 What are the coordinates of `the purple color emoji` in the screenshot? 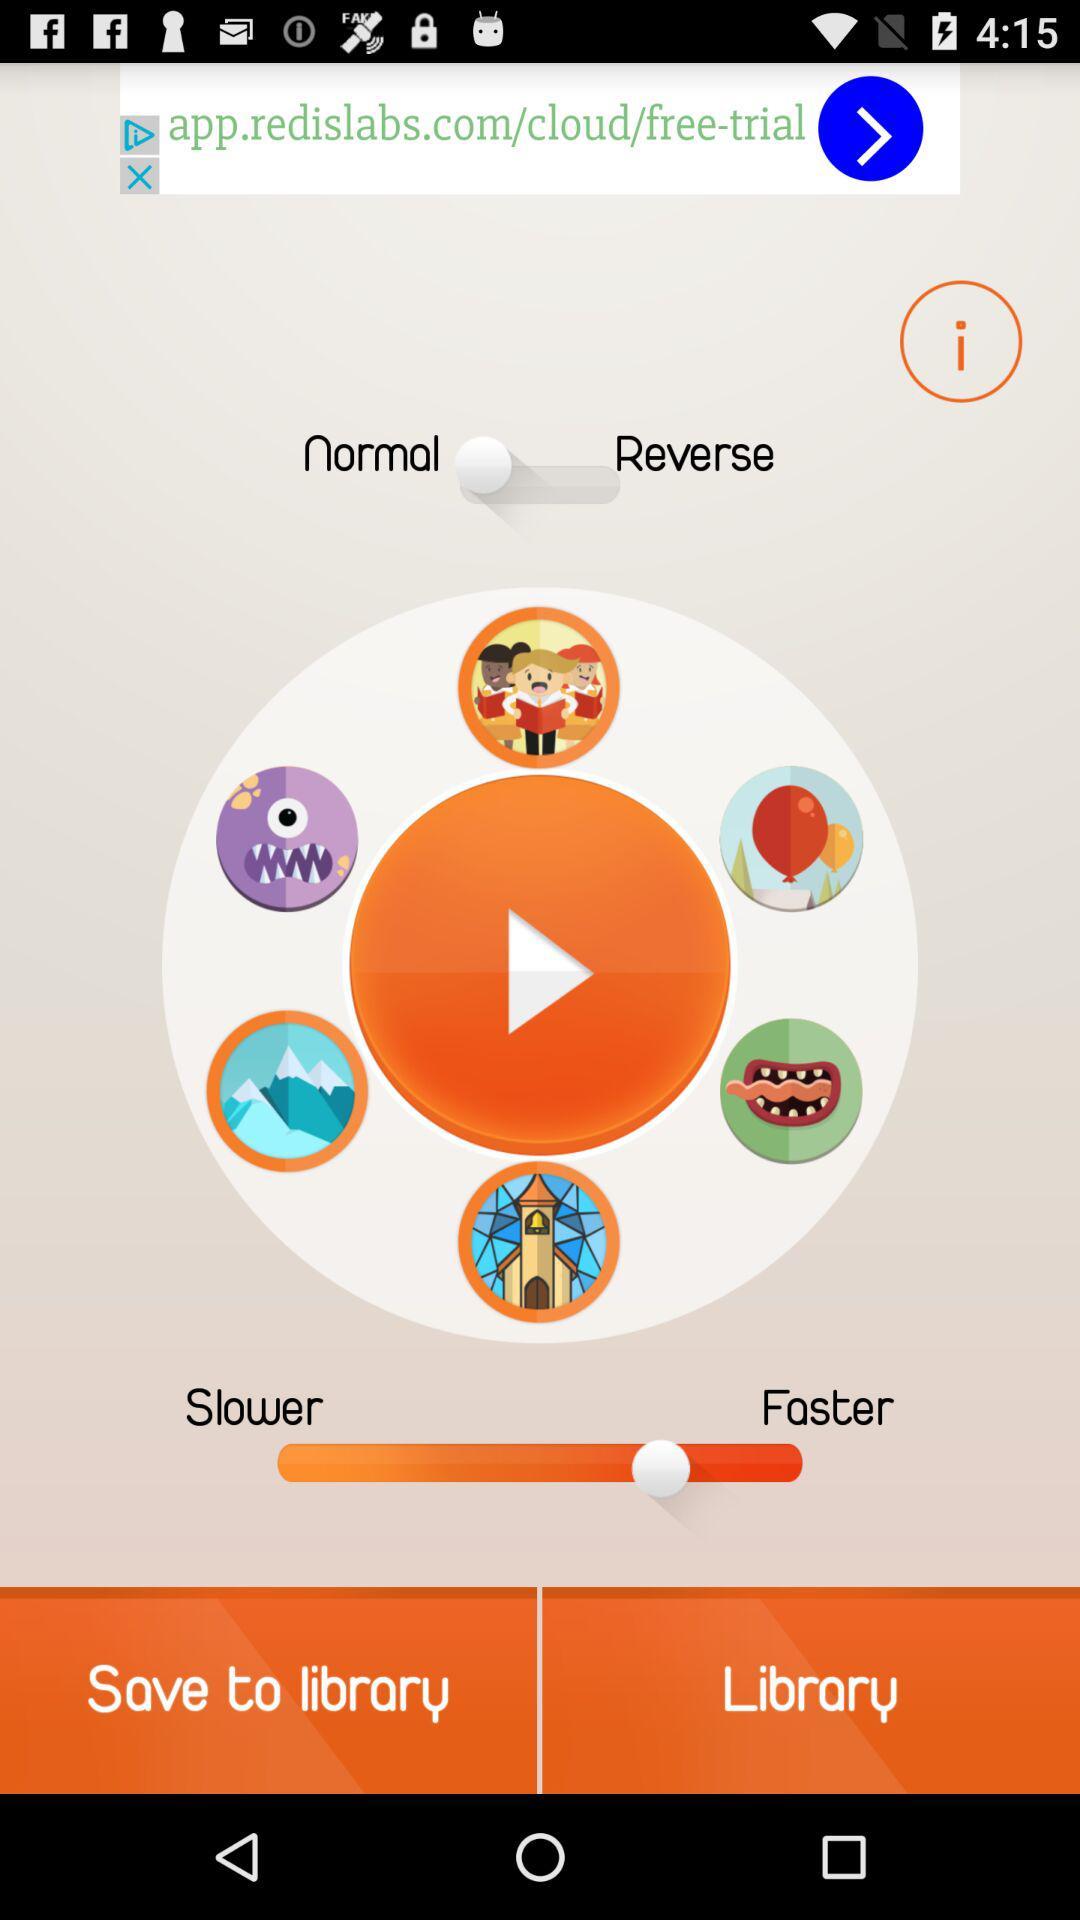 It's located at (286, 839).